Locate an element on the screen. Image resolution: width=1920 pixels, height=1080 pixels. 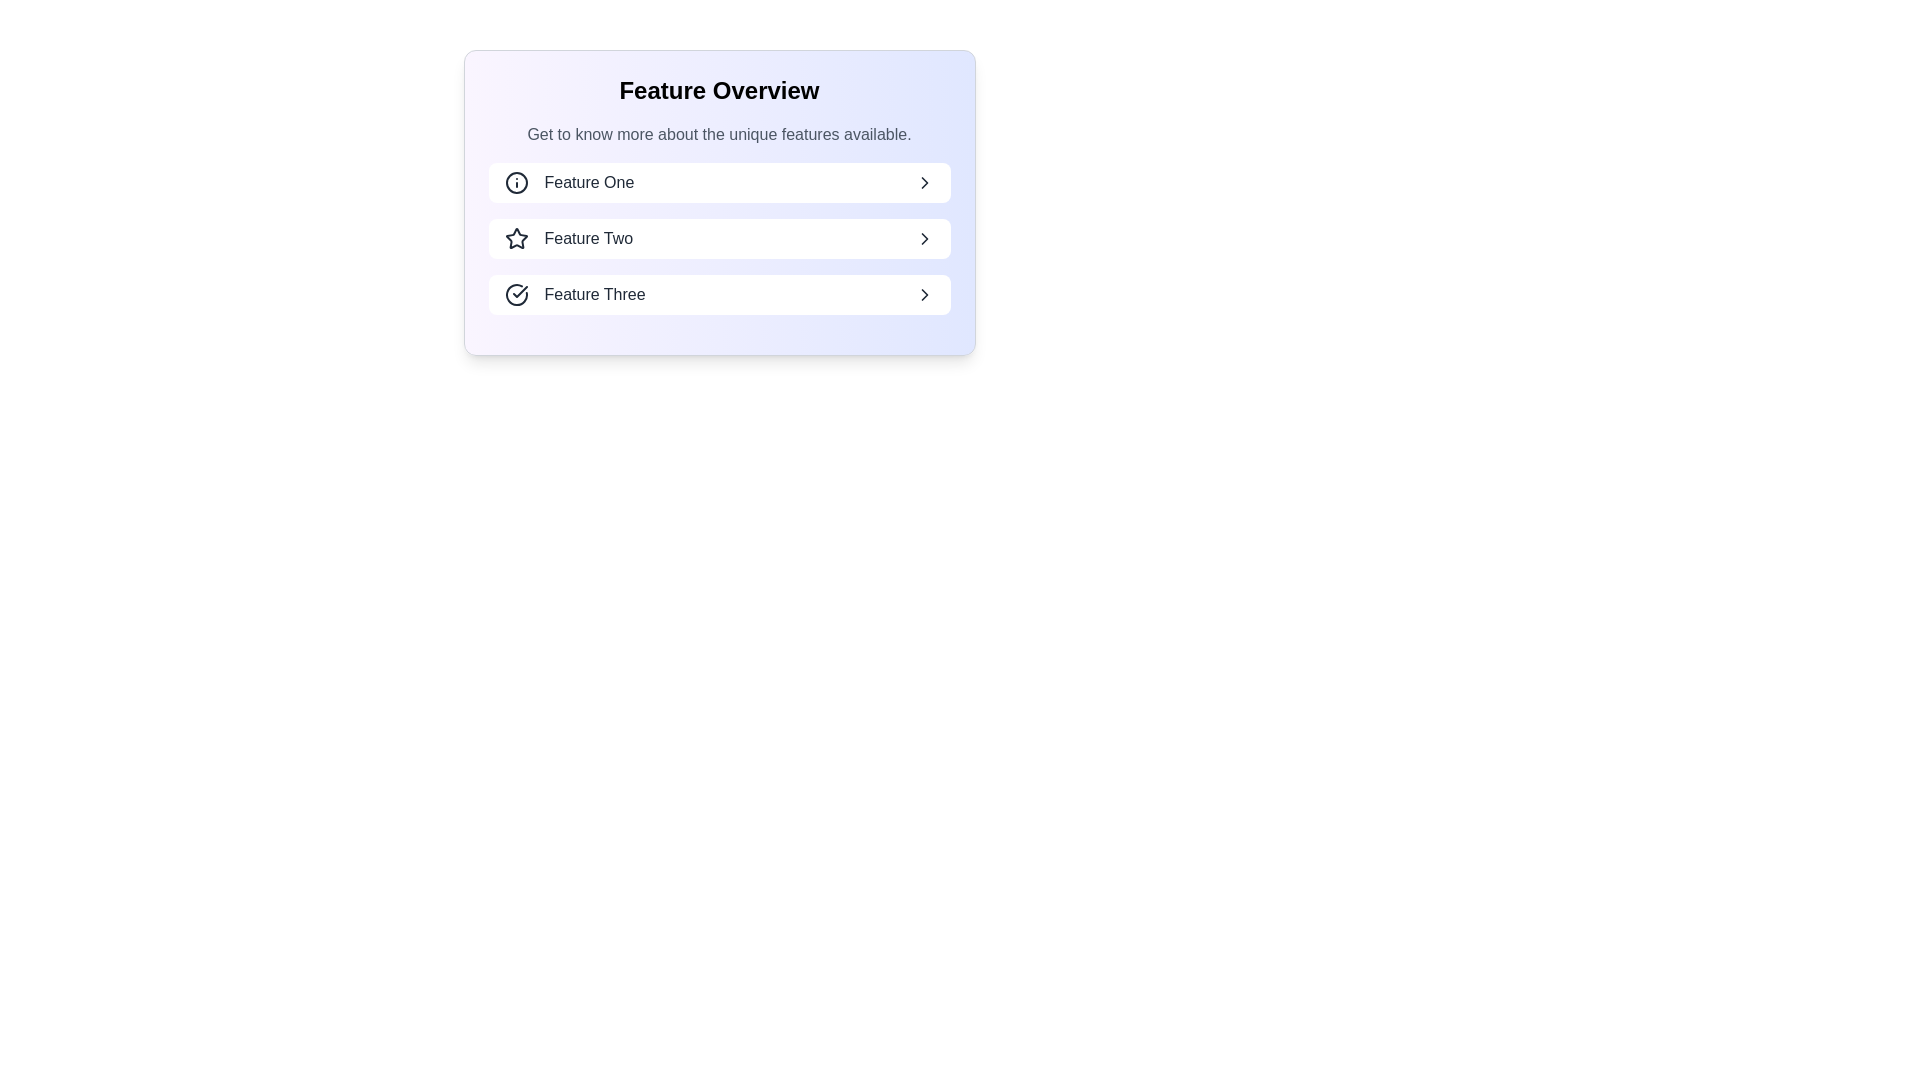
the 'Feature Two' text label, which is the second item in the 'Feature Overview' list is located at coordinates (587, 238).